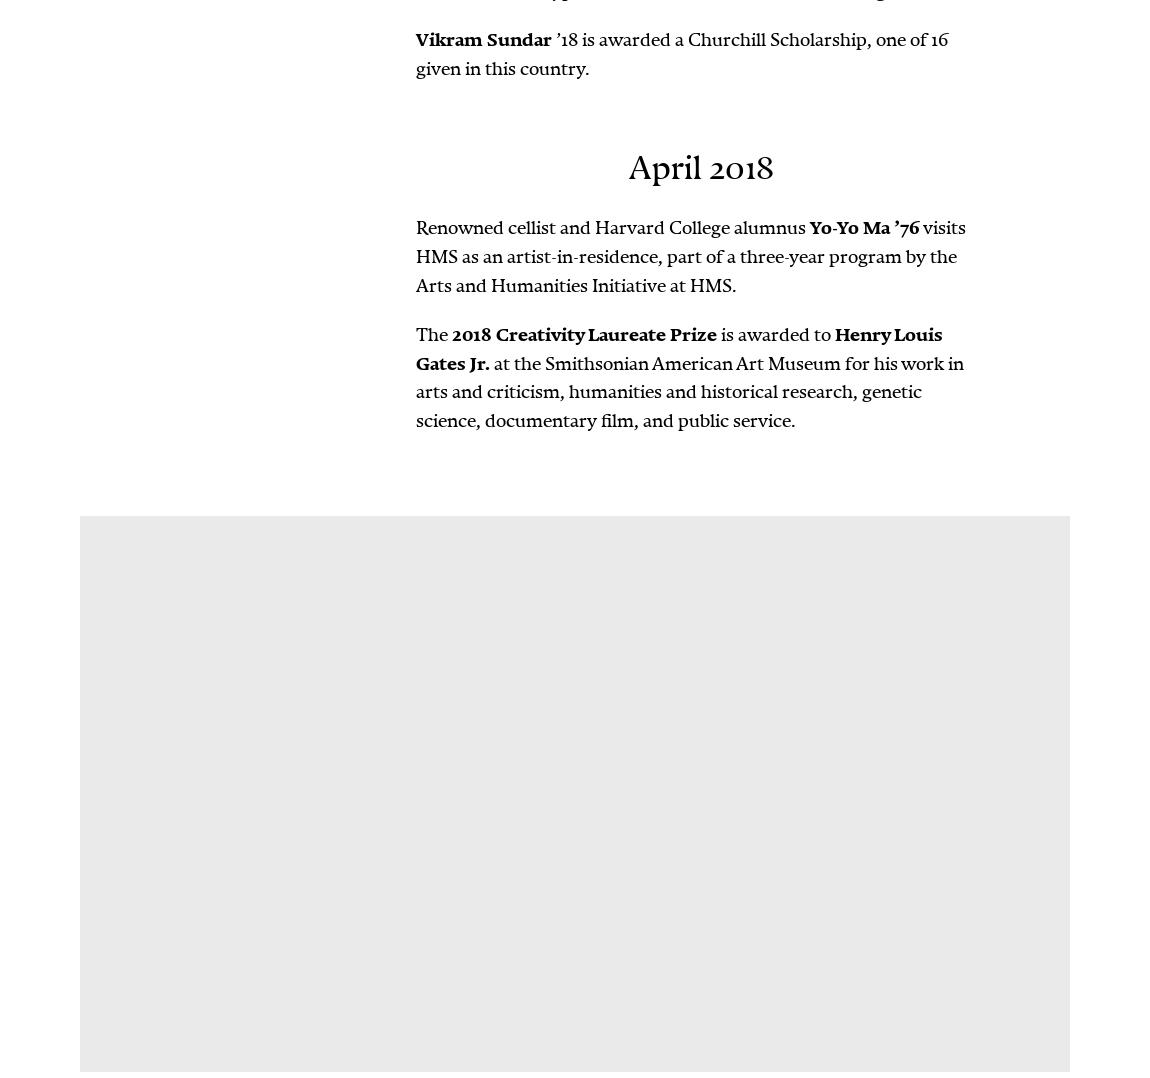 Image resolution: width=1150 pixels, height=1078 pixels. Describe the element at coordinates (865, 227) in the screenshot. I see `'Yo-Yo Ma ’76'` at that location.